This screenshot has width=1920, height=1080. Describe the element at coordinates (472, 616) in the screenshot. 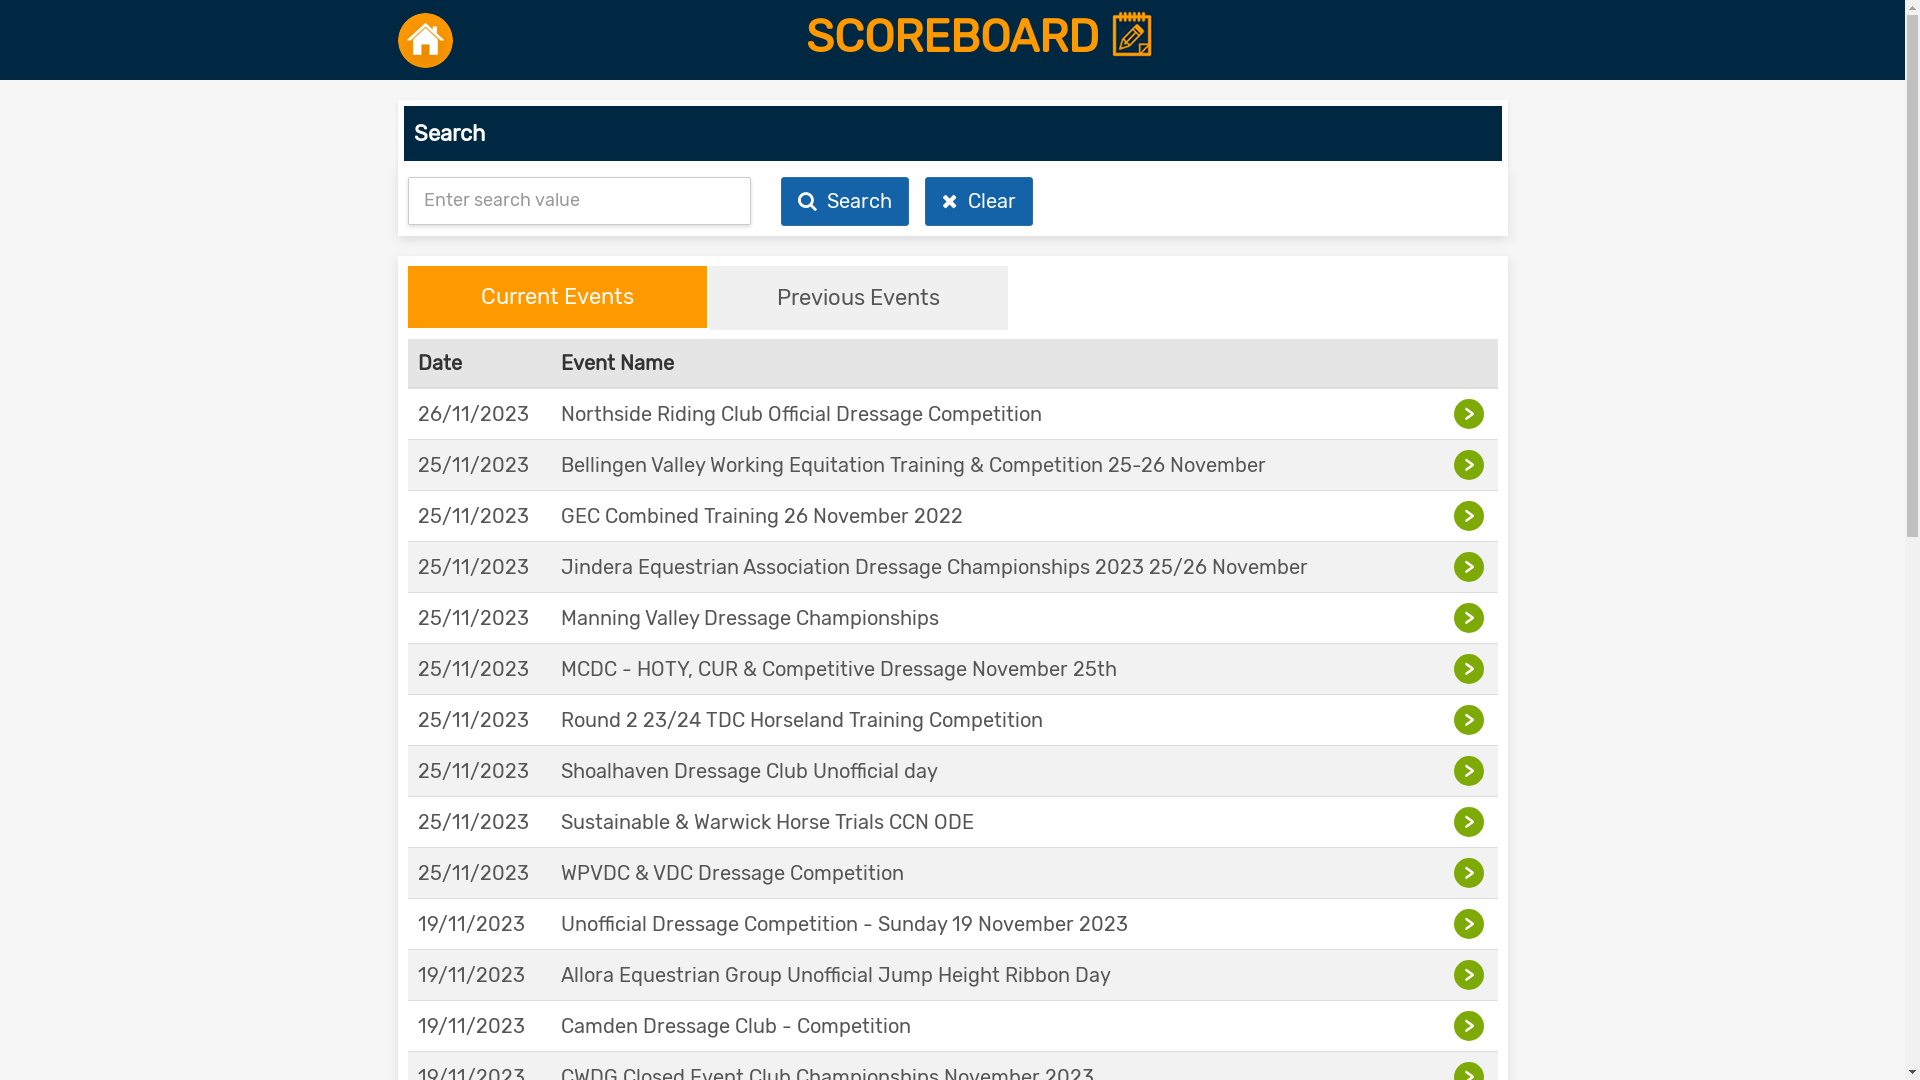

I see `'25/11/2023'` at that location.